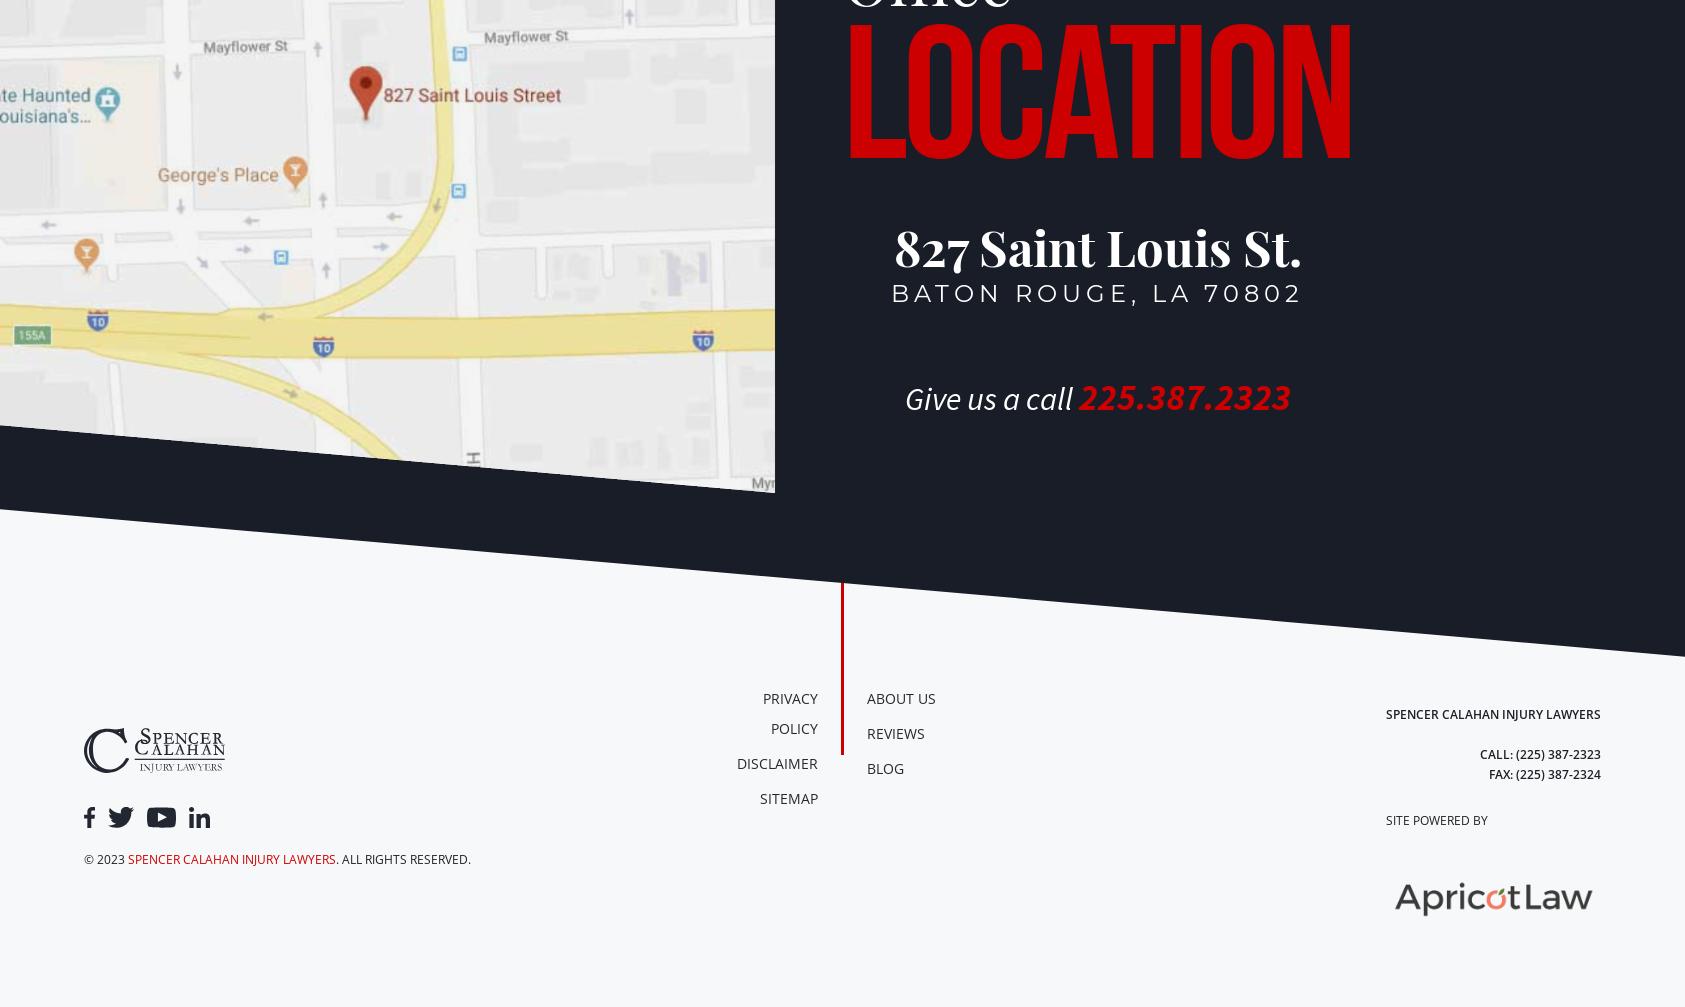  Describe the element at coordinates (896, 732) in the screenshot. I see `'Reviews'` at that location.